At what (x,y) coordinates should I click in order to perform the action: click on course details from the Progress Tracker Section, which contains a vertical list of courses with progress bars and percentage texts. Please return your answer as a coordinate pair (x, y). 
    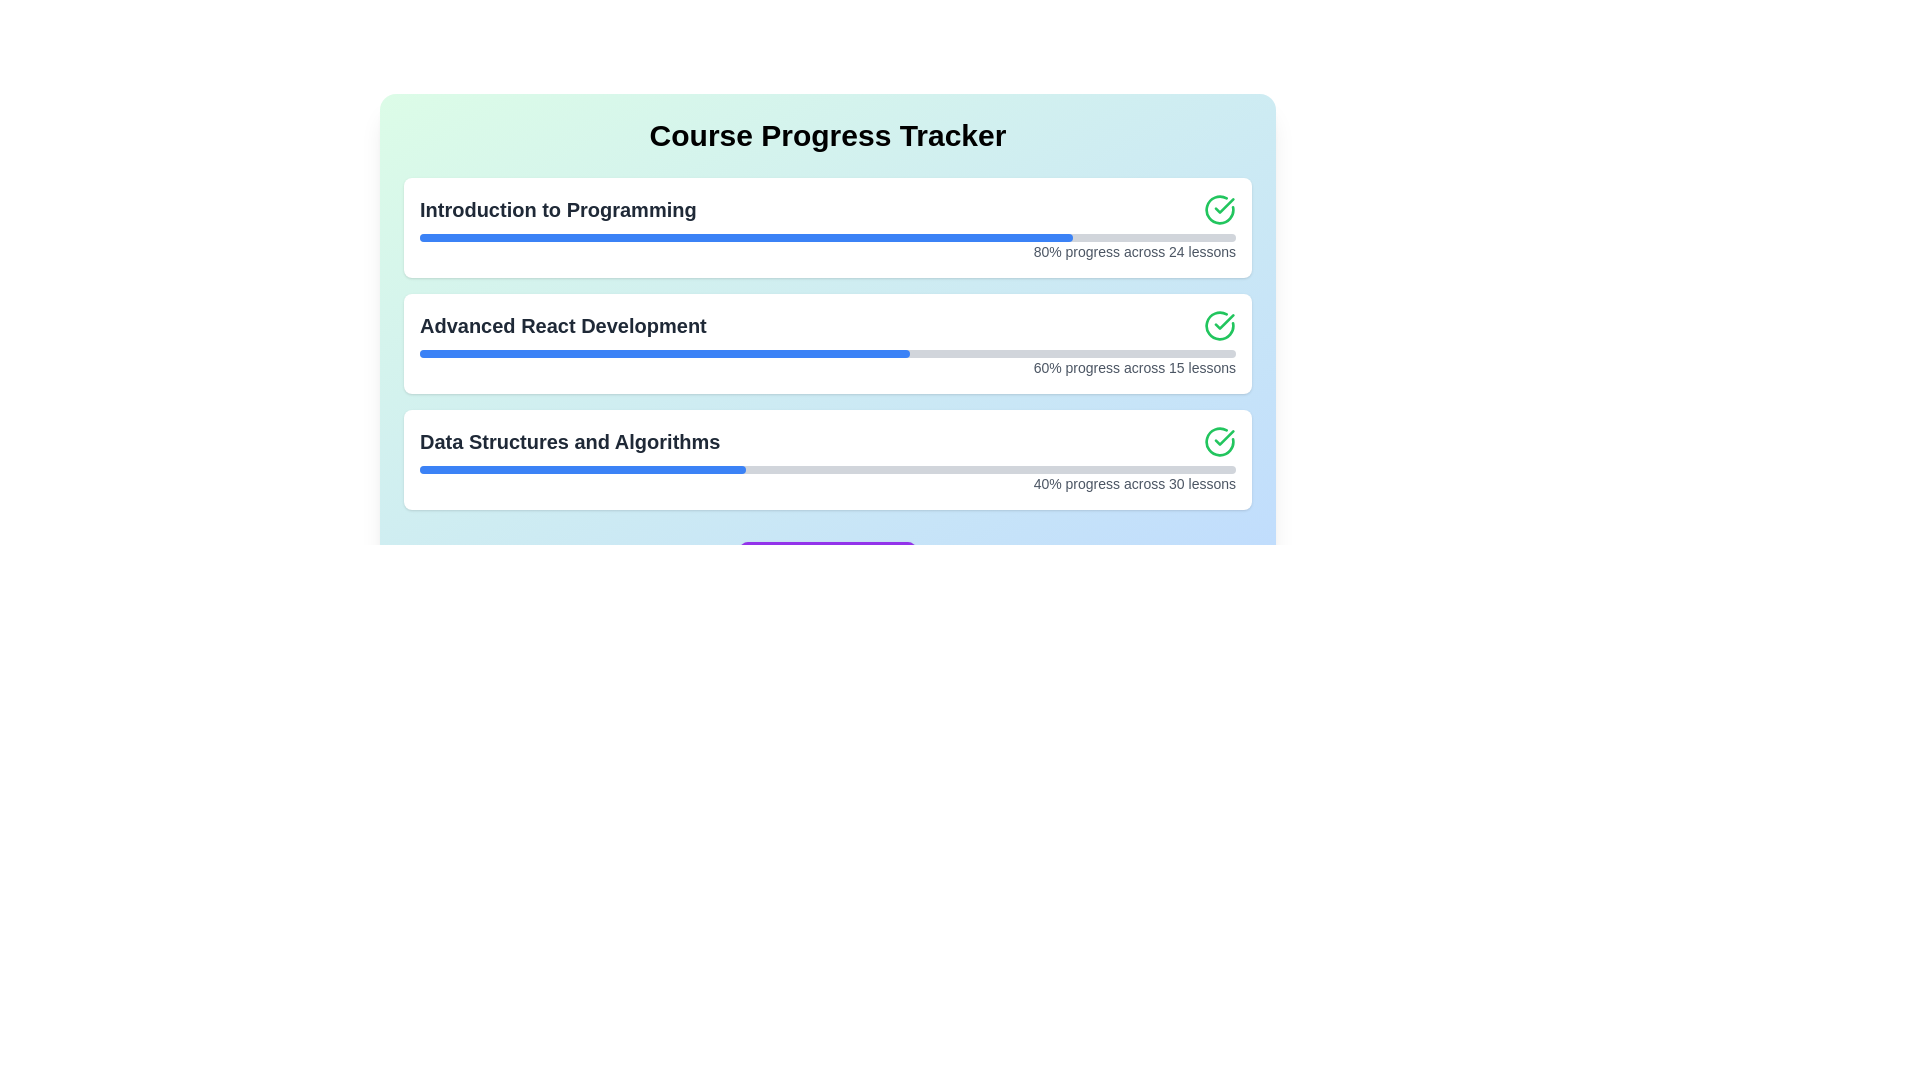
    Looking at the image, I should click on (828, 342).